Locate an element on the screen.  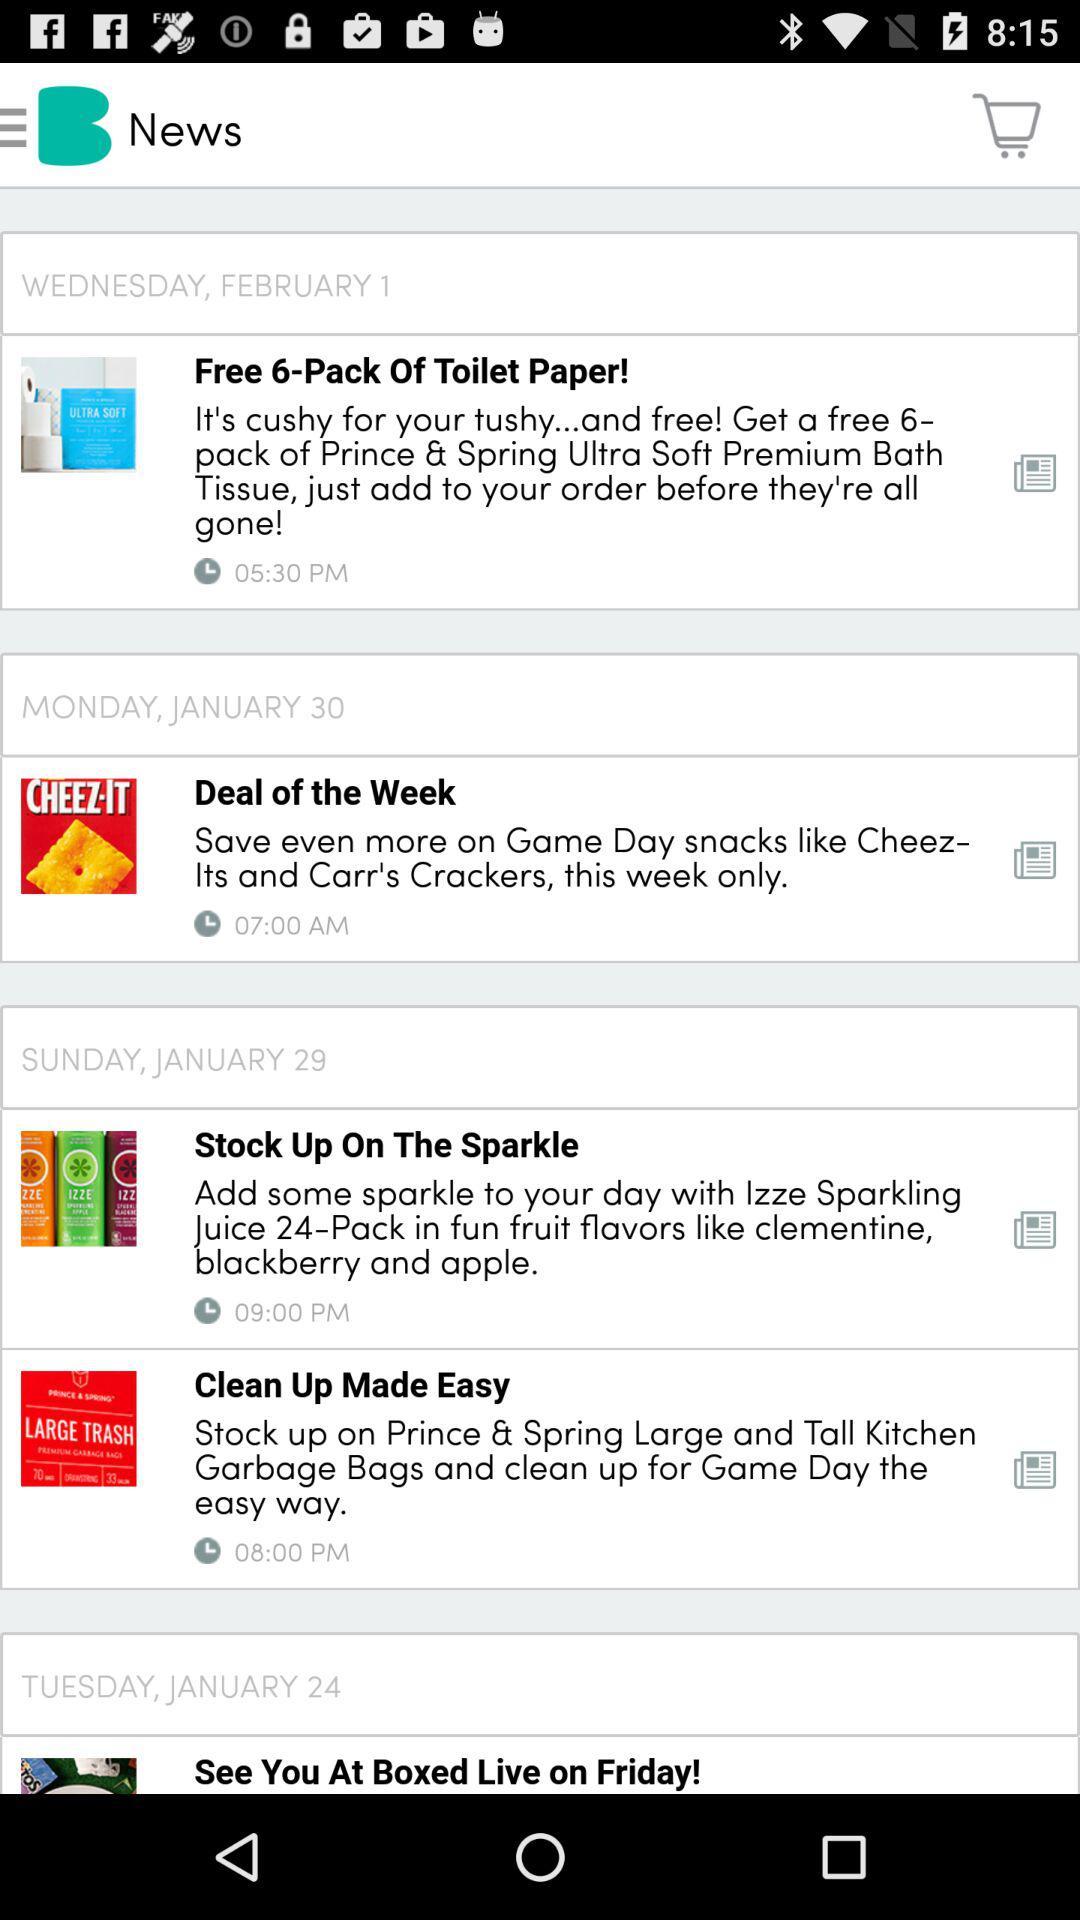
deal of the app is located at coordinates (324, 790).